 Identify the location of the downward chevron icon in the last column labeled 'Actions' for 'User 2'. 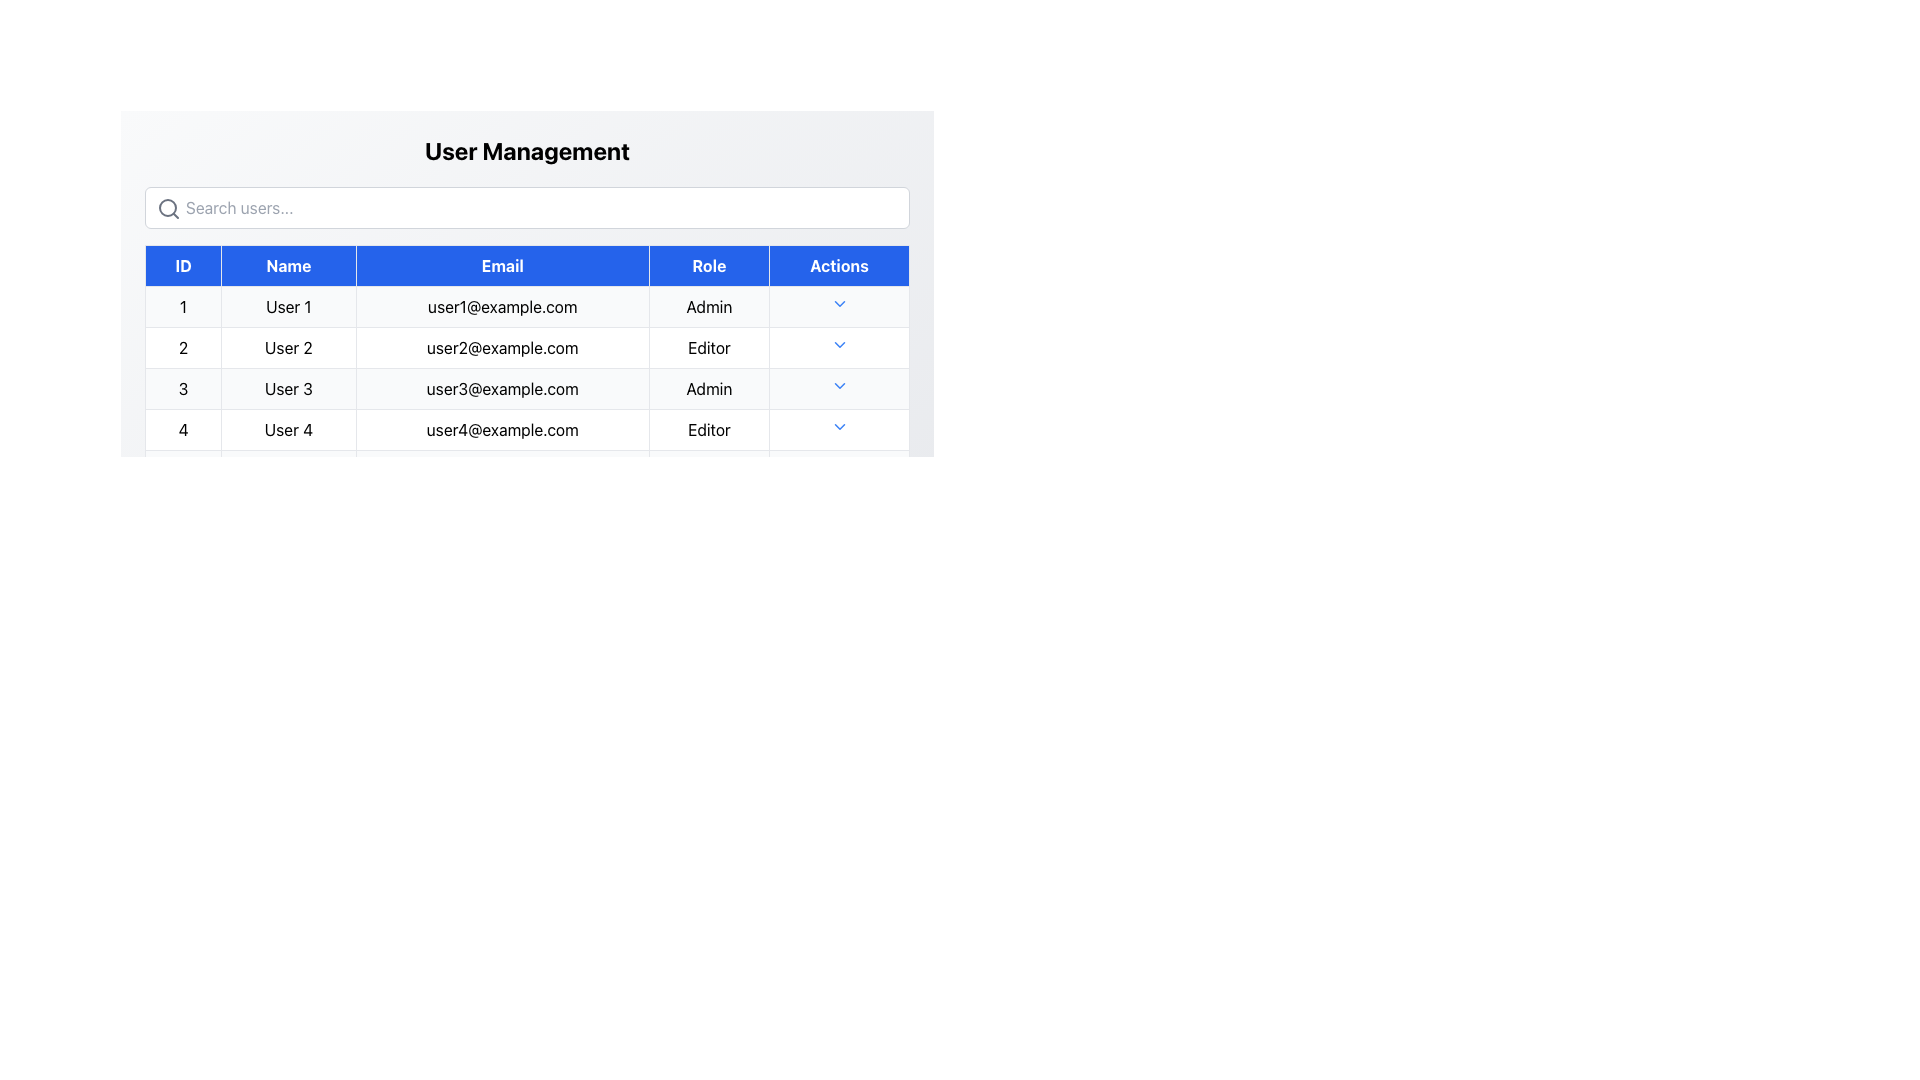
(839, 346).